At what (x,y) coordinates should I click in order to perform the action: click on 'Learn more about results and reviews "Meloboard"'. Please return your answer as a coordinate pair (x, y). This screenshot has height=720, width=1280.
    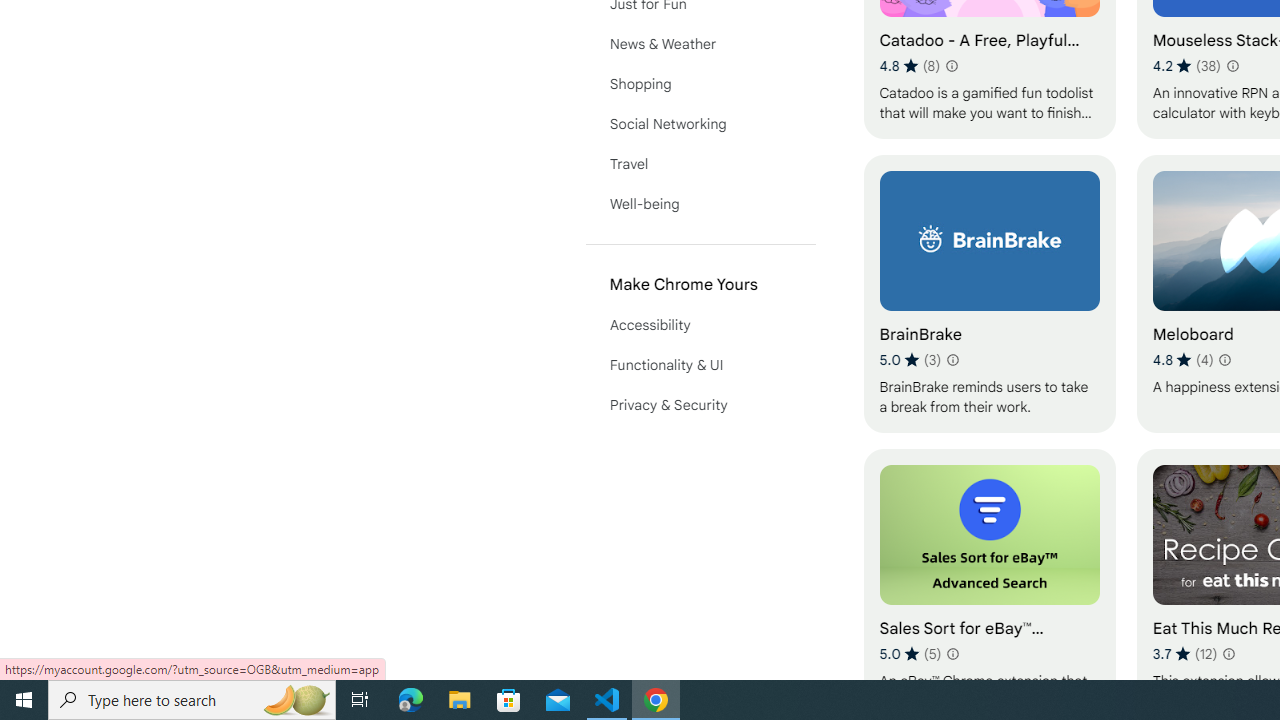
    Looking at the image, I should click on (1223, 360).